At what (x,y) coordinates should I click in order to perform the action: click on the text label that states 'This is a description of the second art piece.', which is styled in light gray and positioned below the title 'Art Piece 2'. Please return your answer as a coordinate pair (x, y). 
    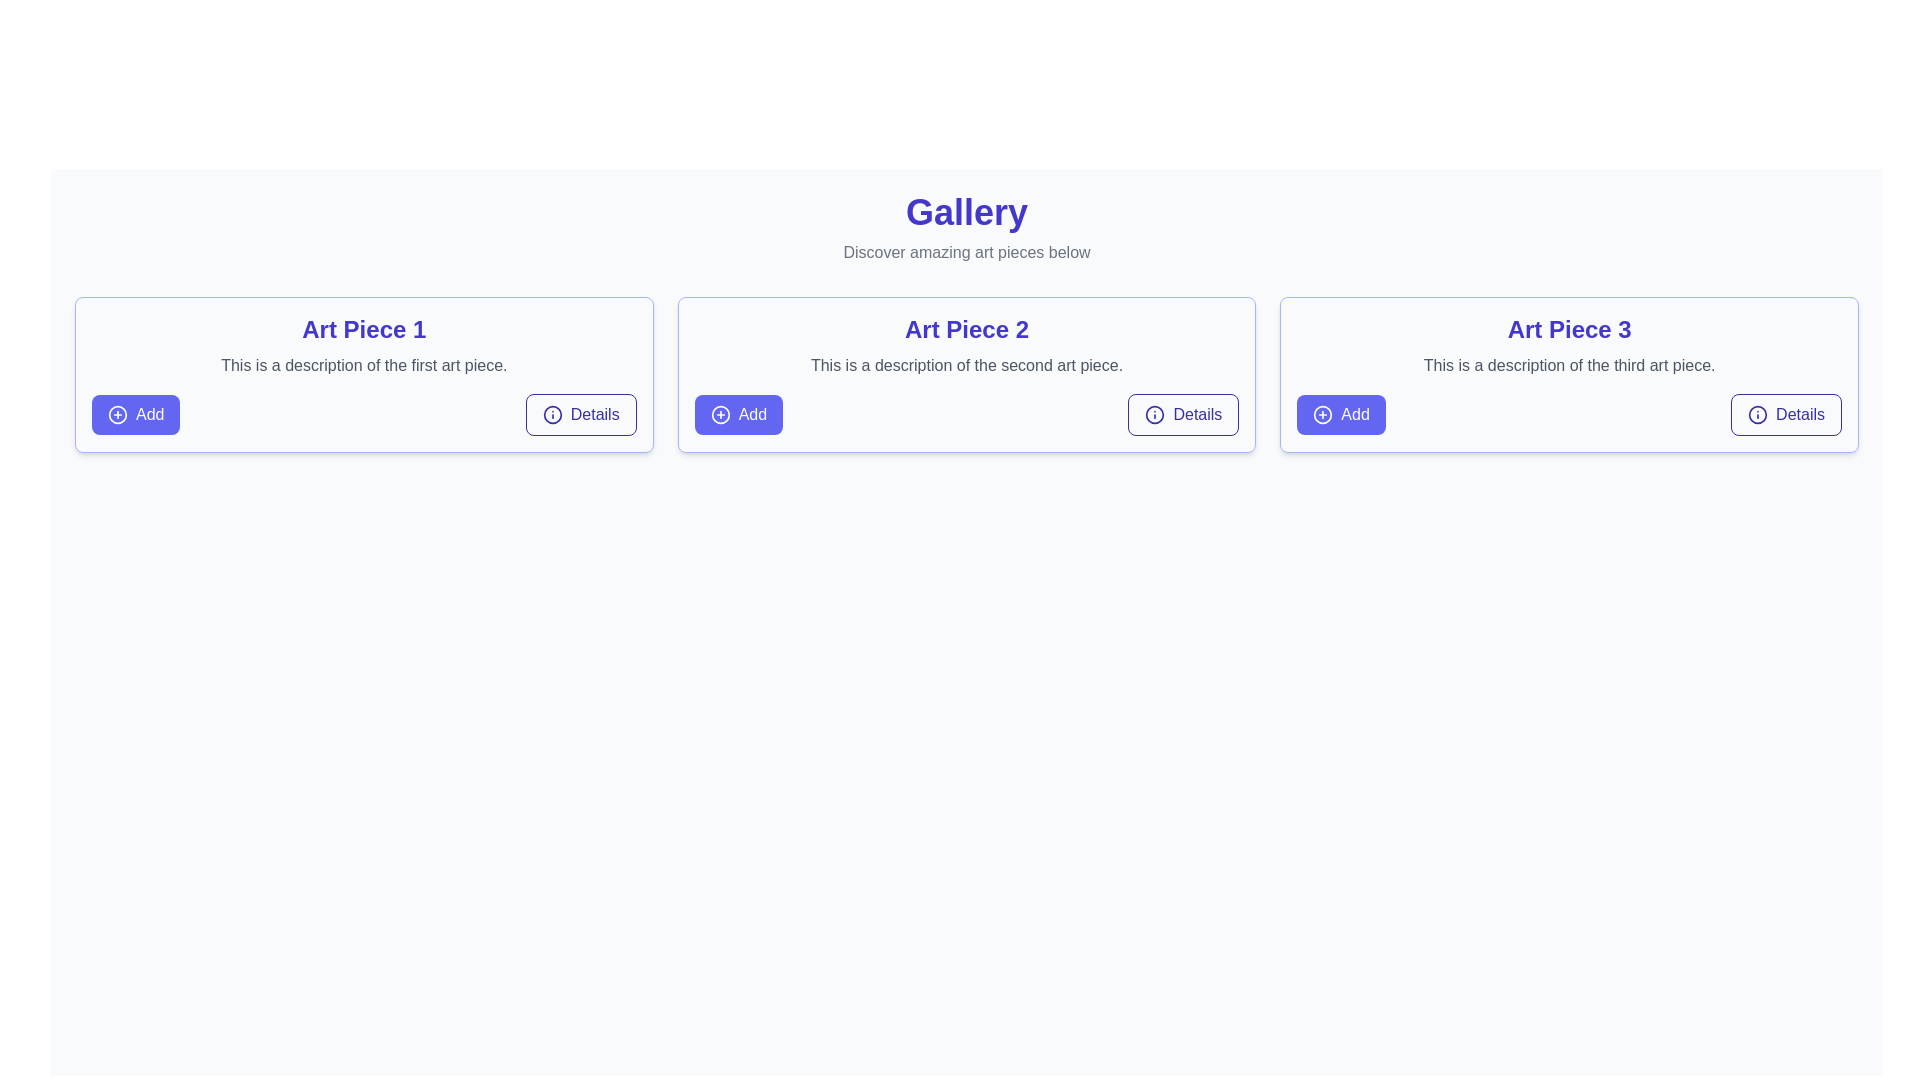
    Looking at the image, I should click on (966, 366).